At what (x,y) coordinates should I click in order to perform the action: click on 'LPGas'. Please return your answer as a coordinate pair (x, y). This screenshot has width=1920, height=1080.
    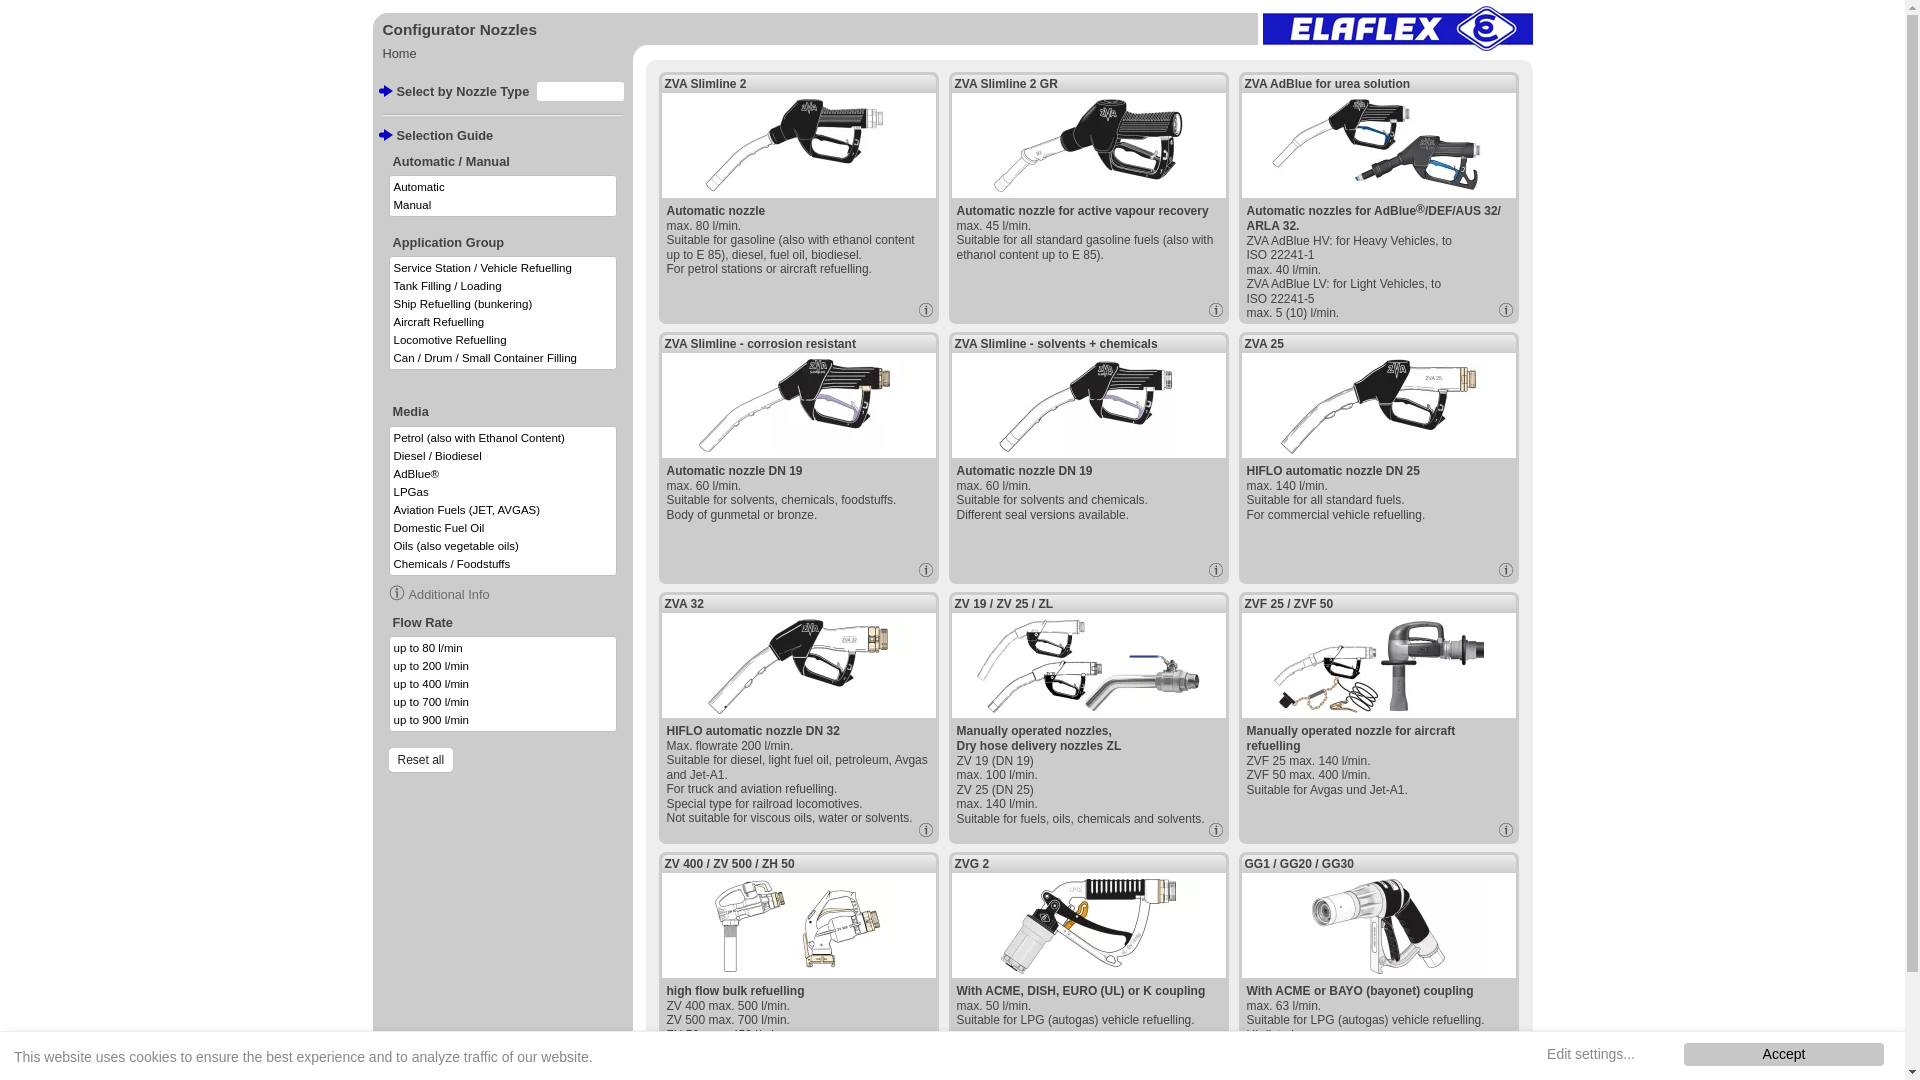
    Looking at the image, I should click on (389, 492).